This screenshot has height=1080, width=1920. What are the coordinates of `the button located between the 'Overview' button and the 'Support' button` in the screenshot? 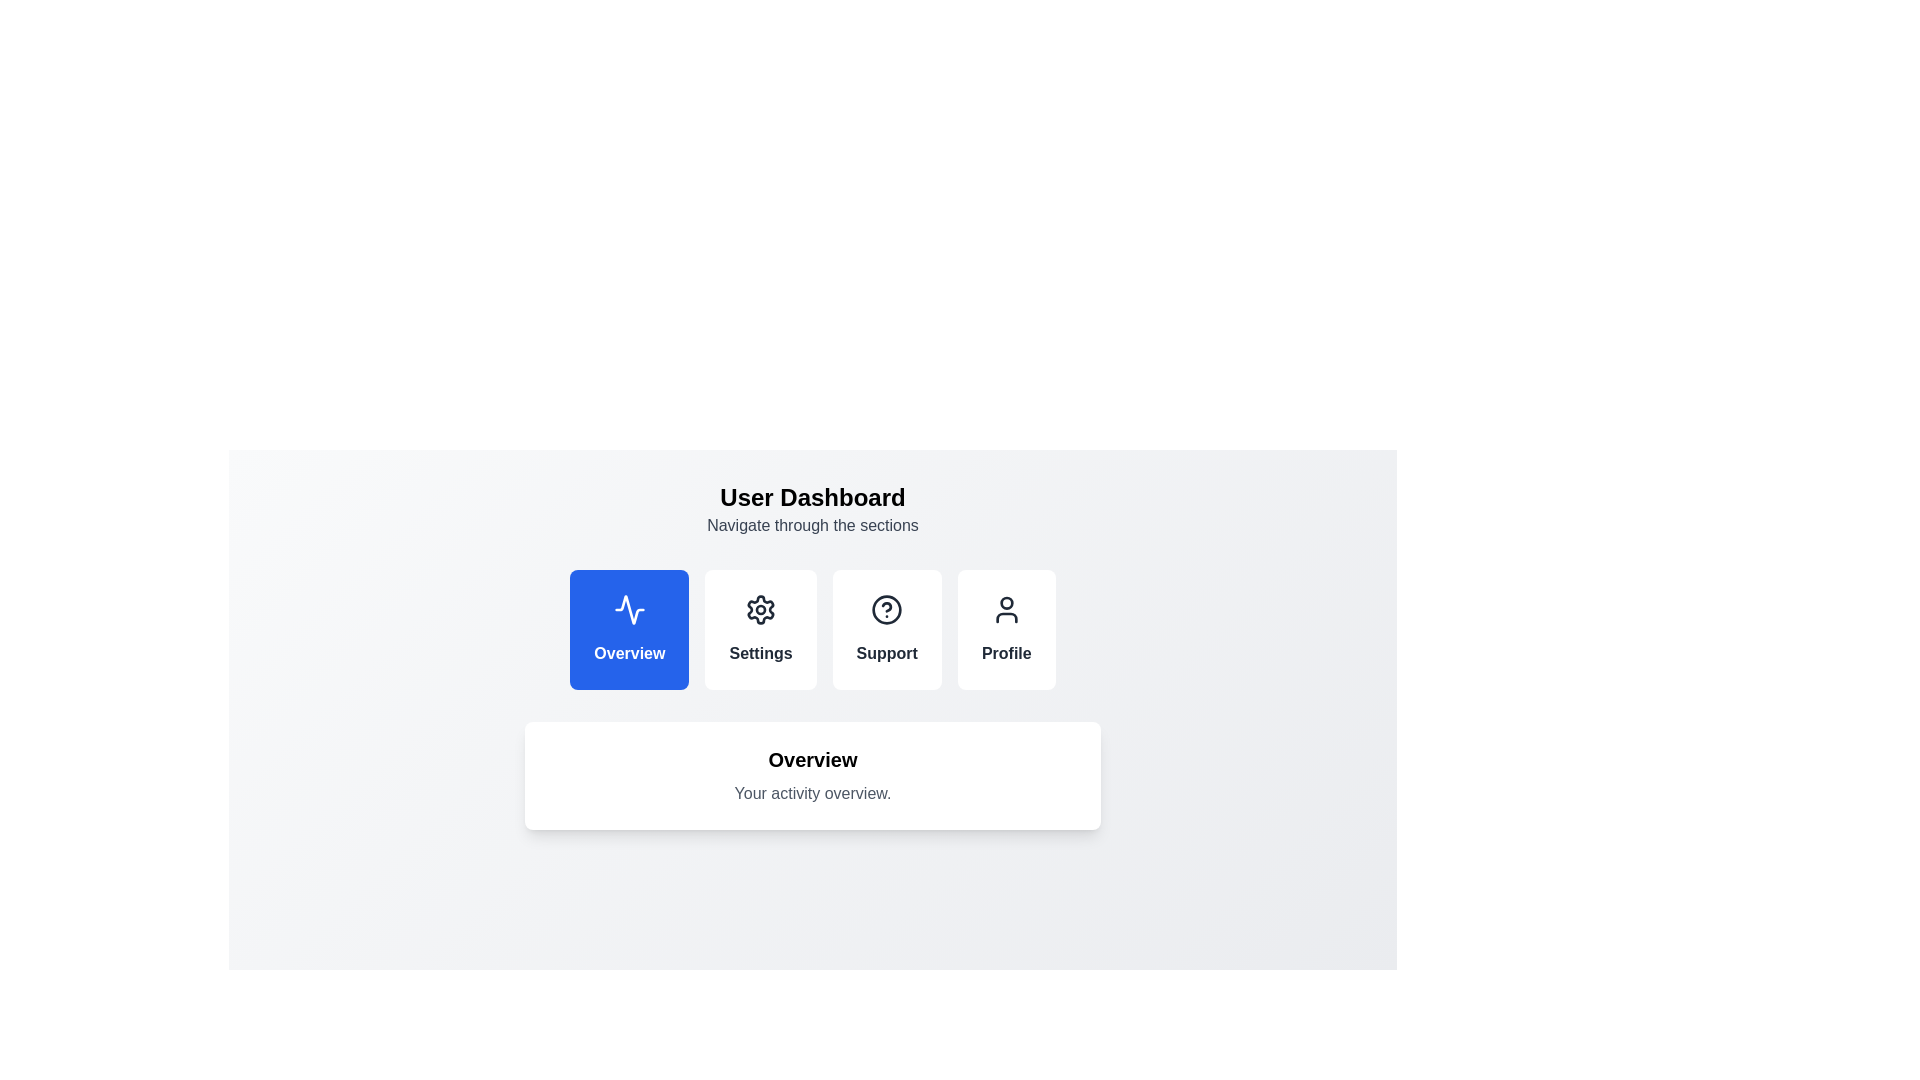 It's located at (760, 628).